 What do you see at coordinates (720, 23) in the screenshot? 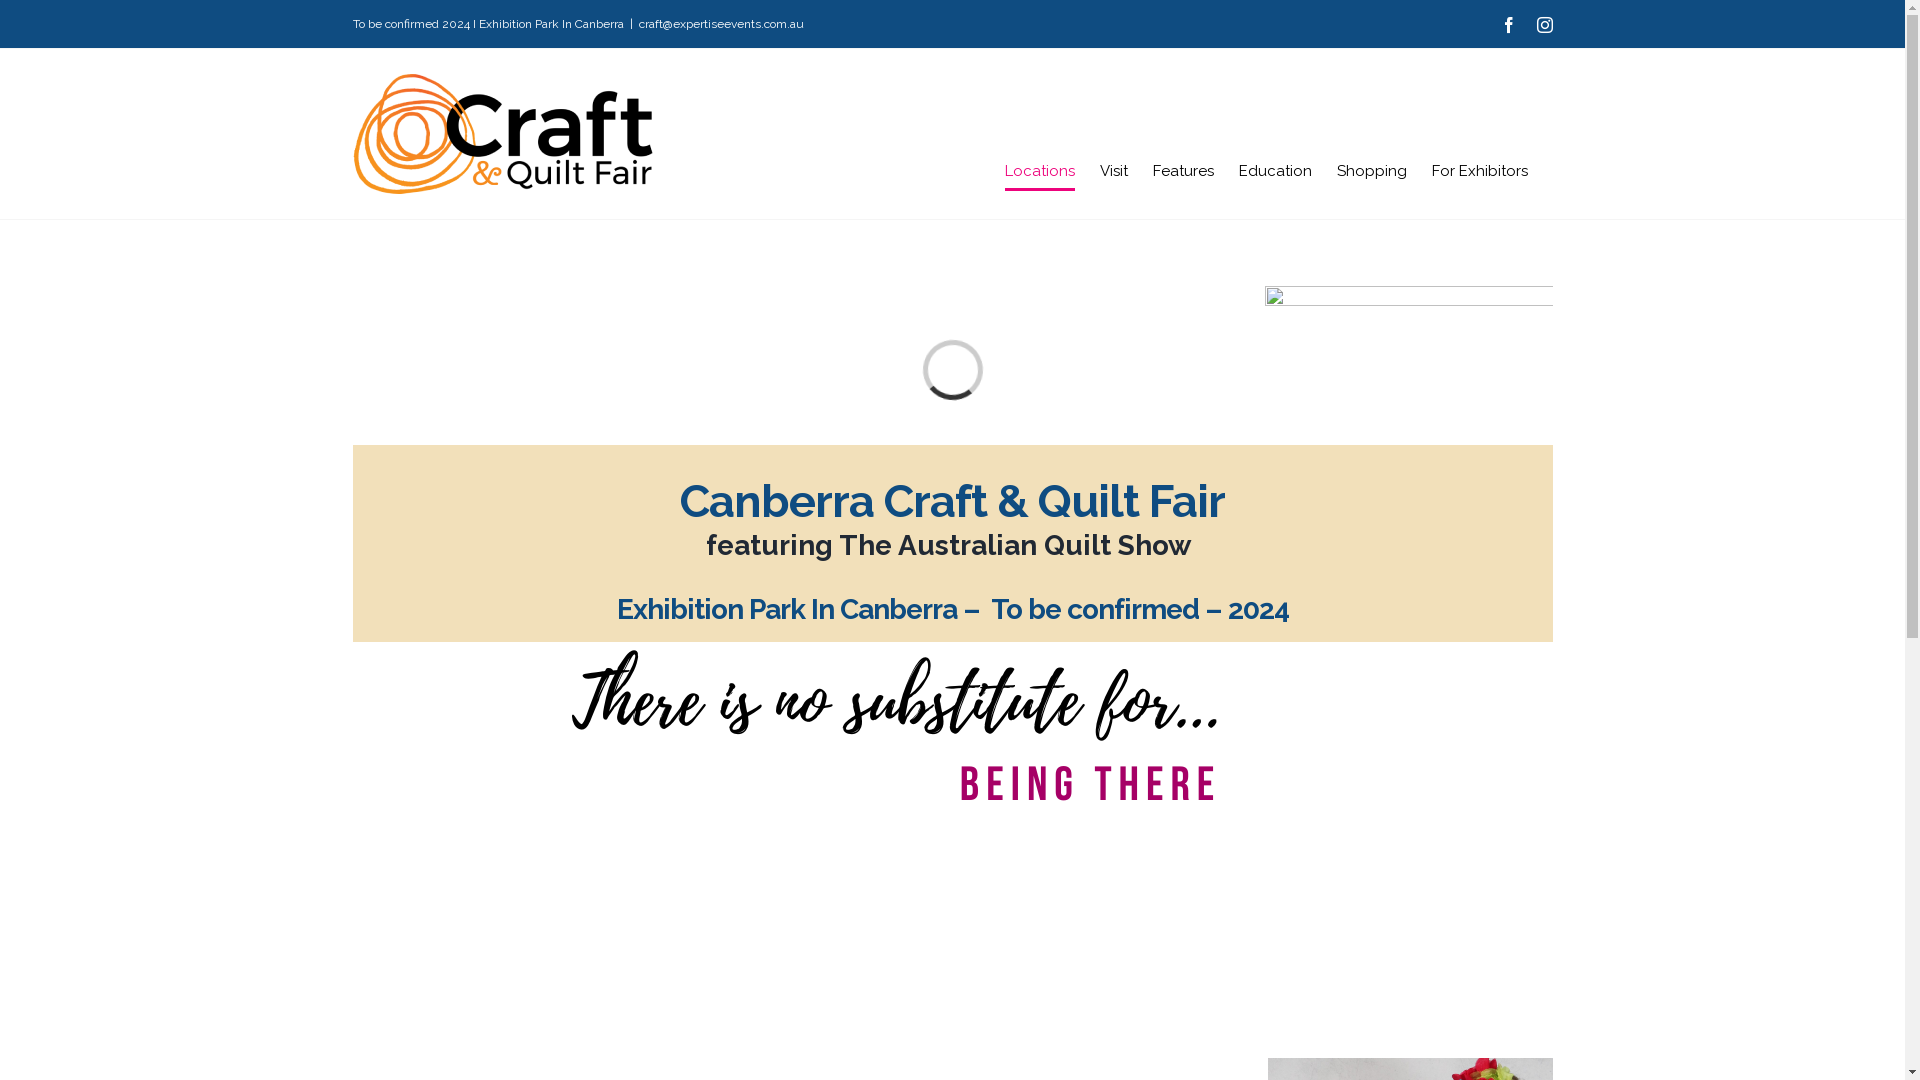
I see `'craft@expertiseevents.com.au'` at bounding box center [720, 23].